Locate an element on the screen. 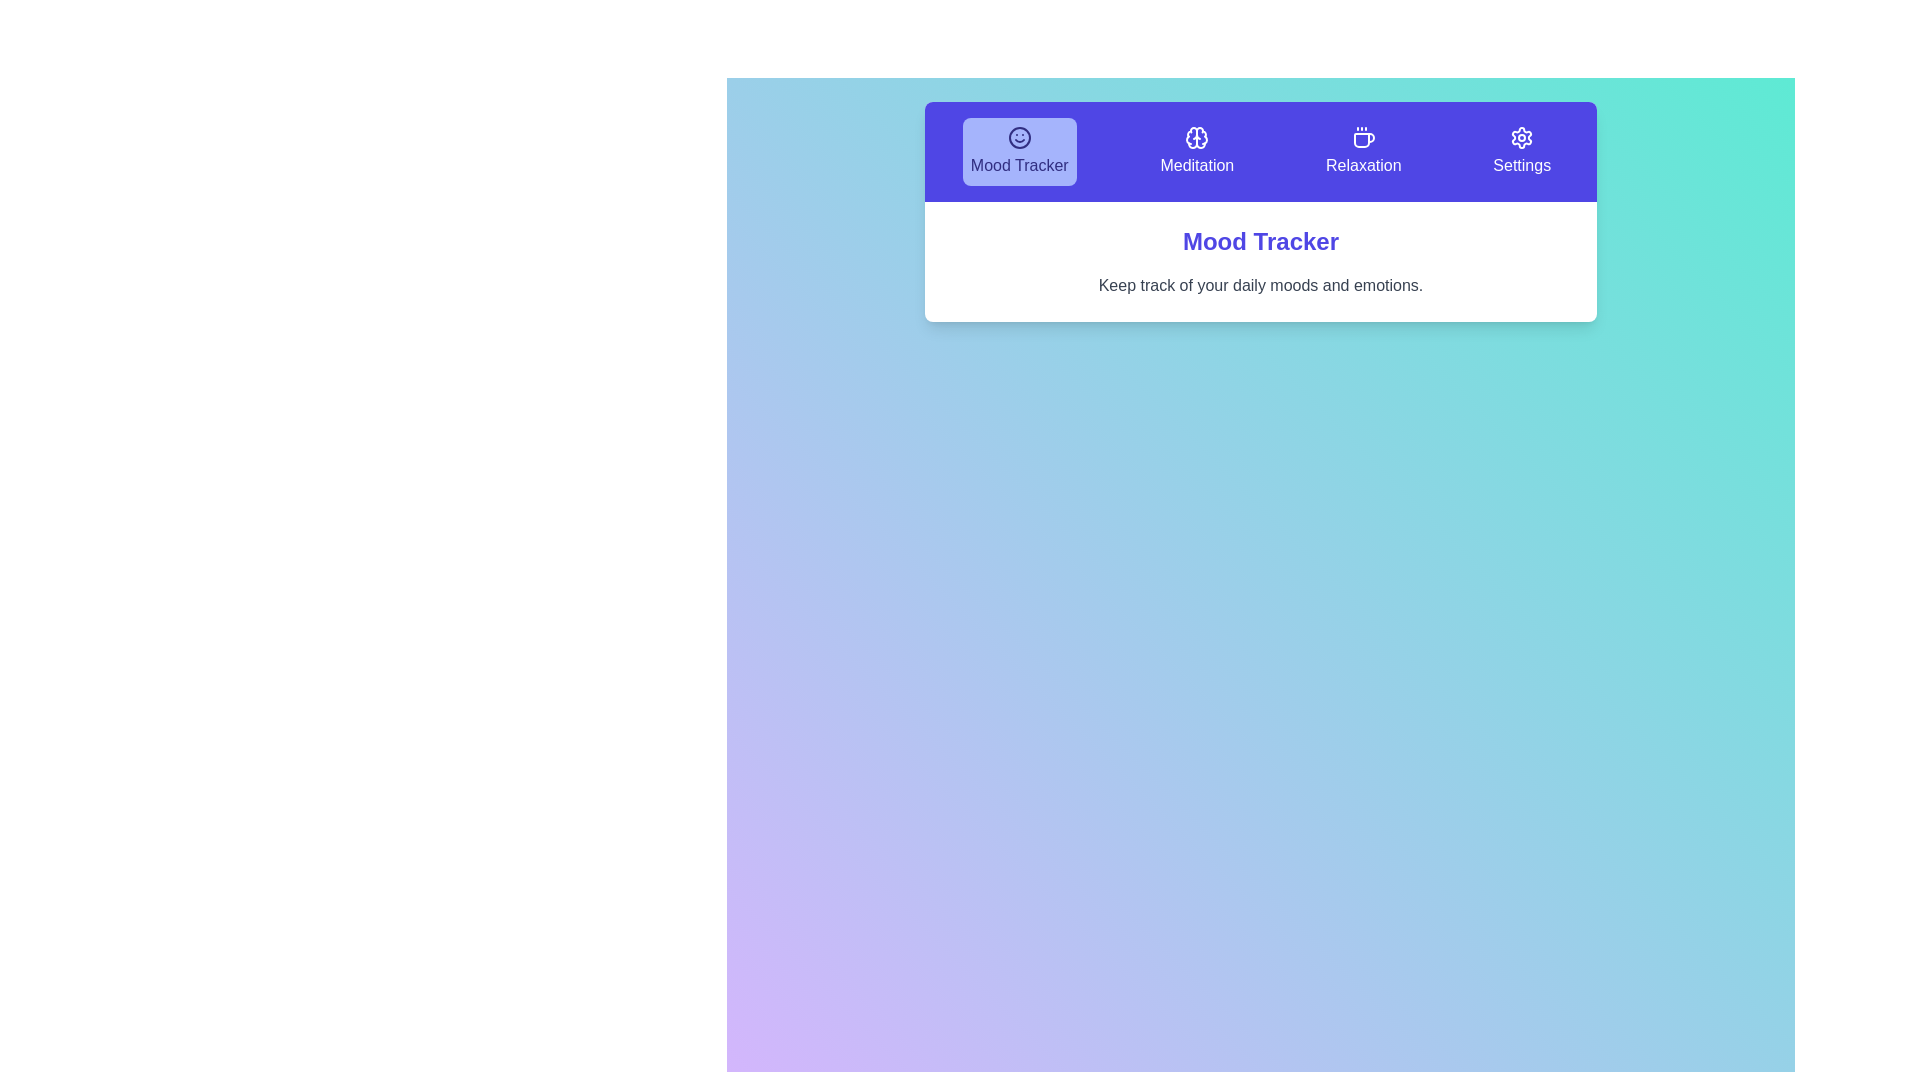  the gear icon located in the top-right corner of the navigation bar is located at coordinates (1521, 137).